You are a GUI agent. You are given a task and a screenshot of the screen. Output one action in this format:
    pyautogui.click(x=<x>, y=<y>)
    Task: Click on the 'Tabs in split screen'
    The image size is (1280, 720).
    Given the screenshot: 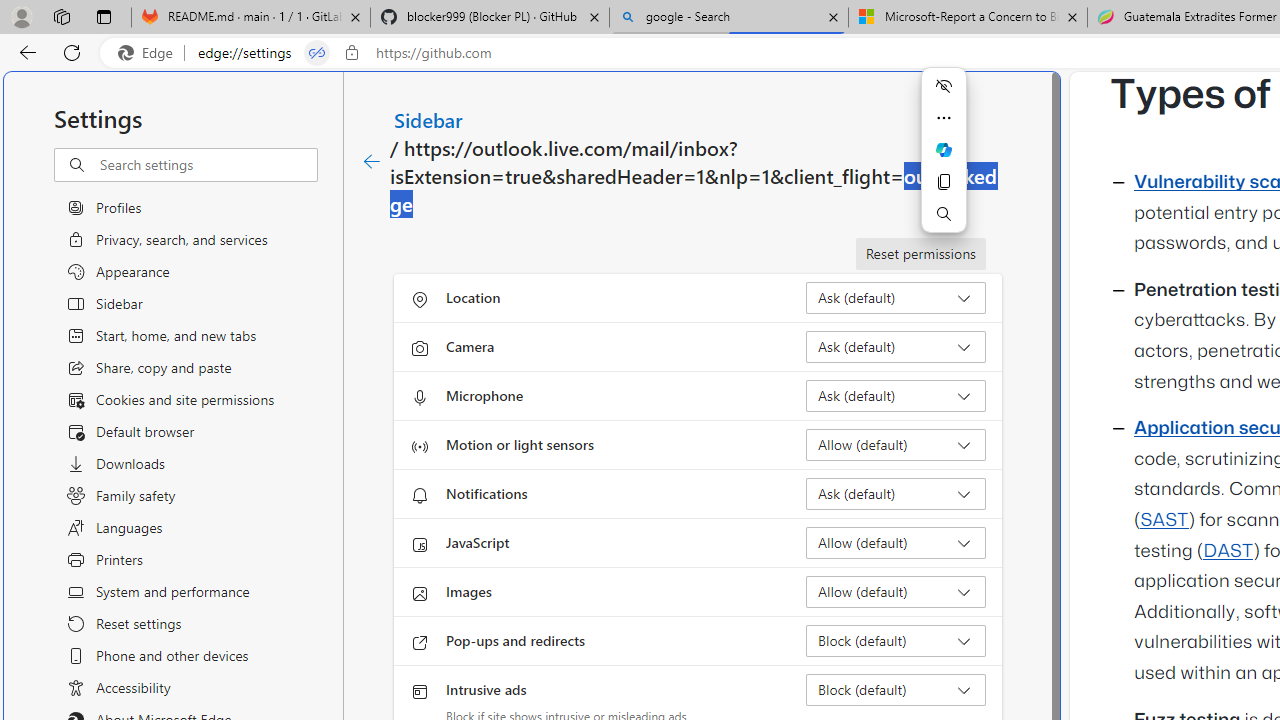 What is the action you would take?
    pyautogui.click(x=316, y=52)
    